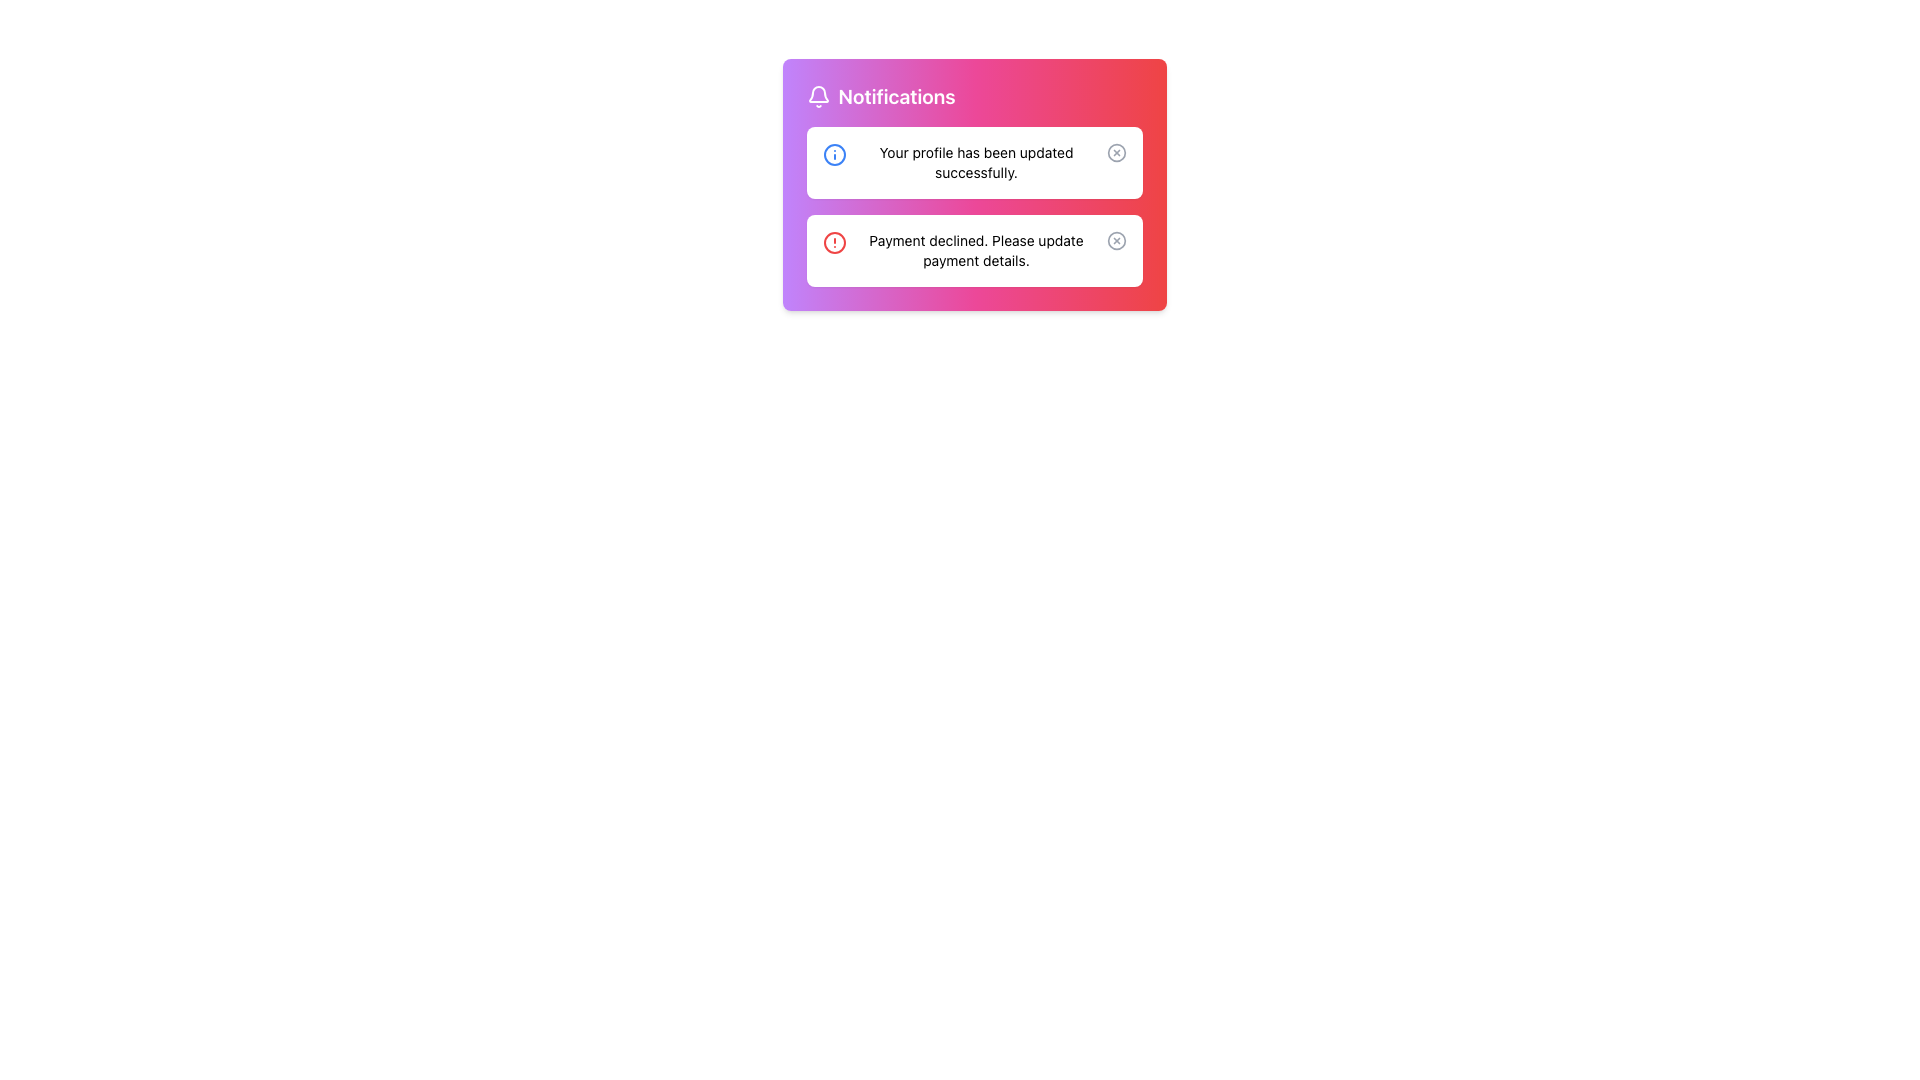 The image size is (1920, 1080). Describe the element at coordinates (834, 153) in the screenshot. I see `the informational icon located to the left of the notification message 'Your profile has been updated successfully.'` at that location.